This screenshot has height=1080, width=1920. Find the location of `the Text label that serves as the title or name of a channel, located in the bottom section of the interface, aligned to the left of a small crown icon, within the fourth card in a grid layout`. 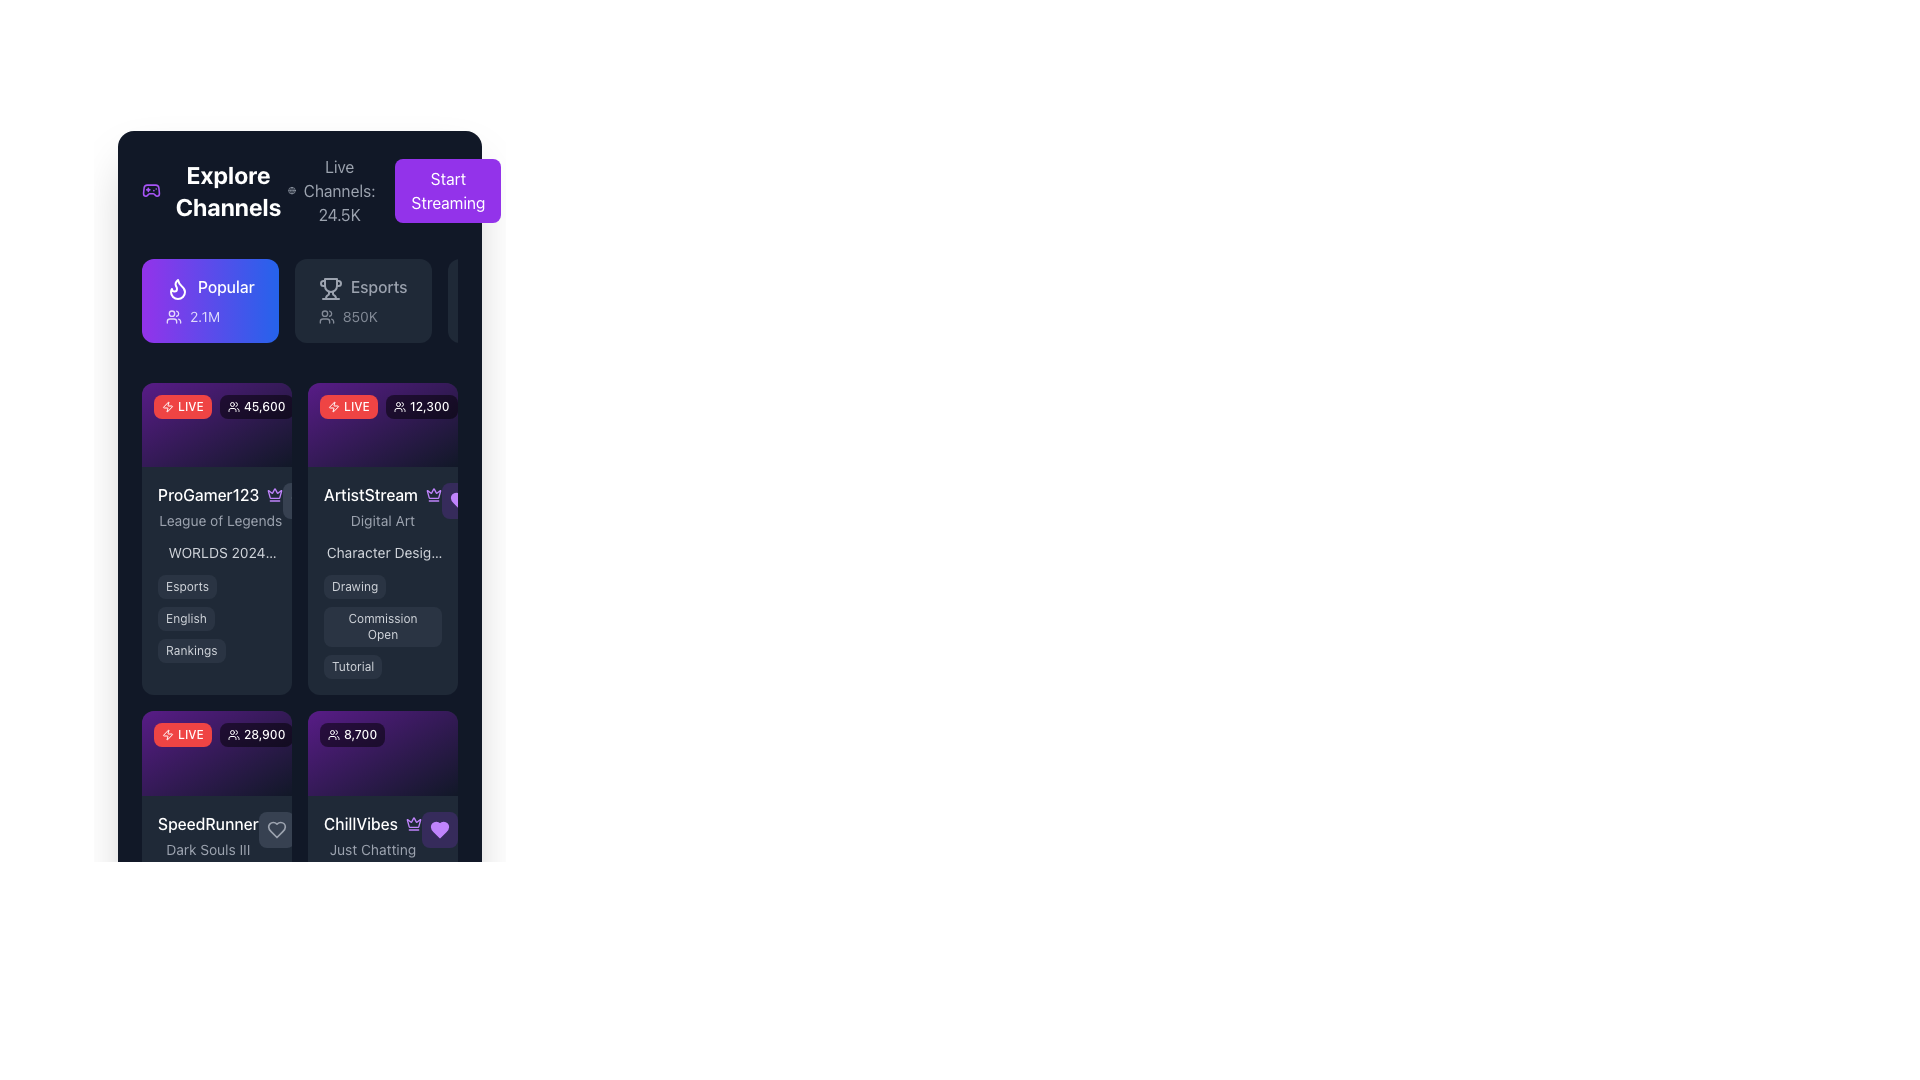

the Text label that serves as the title or name of a channel, located in the bottom section of the interface, aligned to the left of a small crown icon, within the fourth card in a grid layout is located at coordinates (360, 823).